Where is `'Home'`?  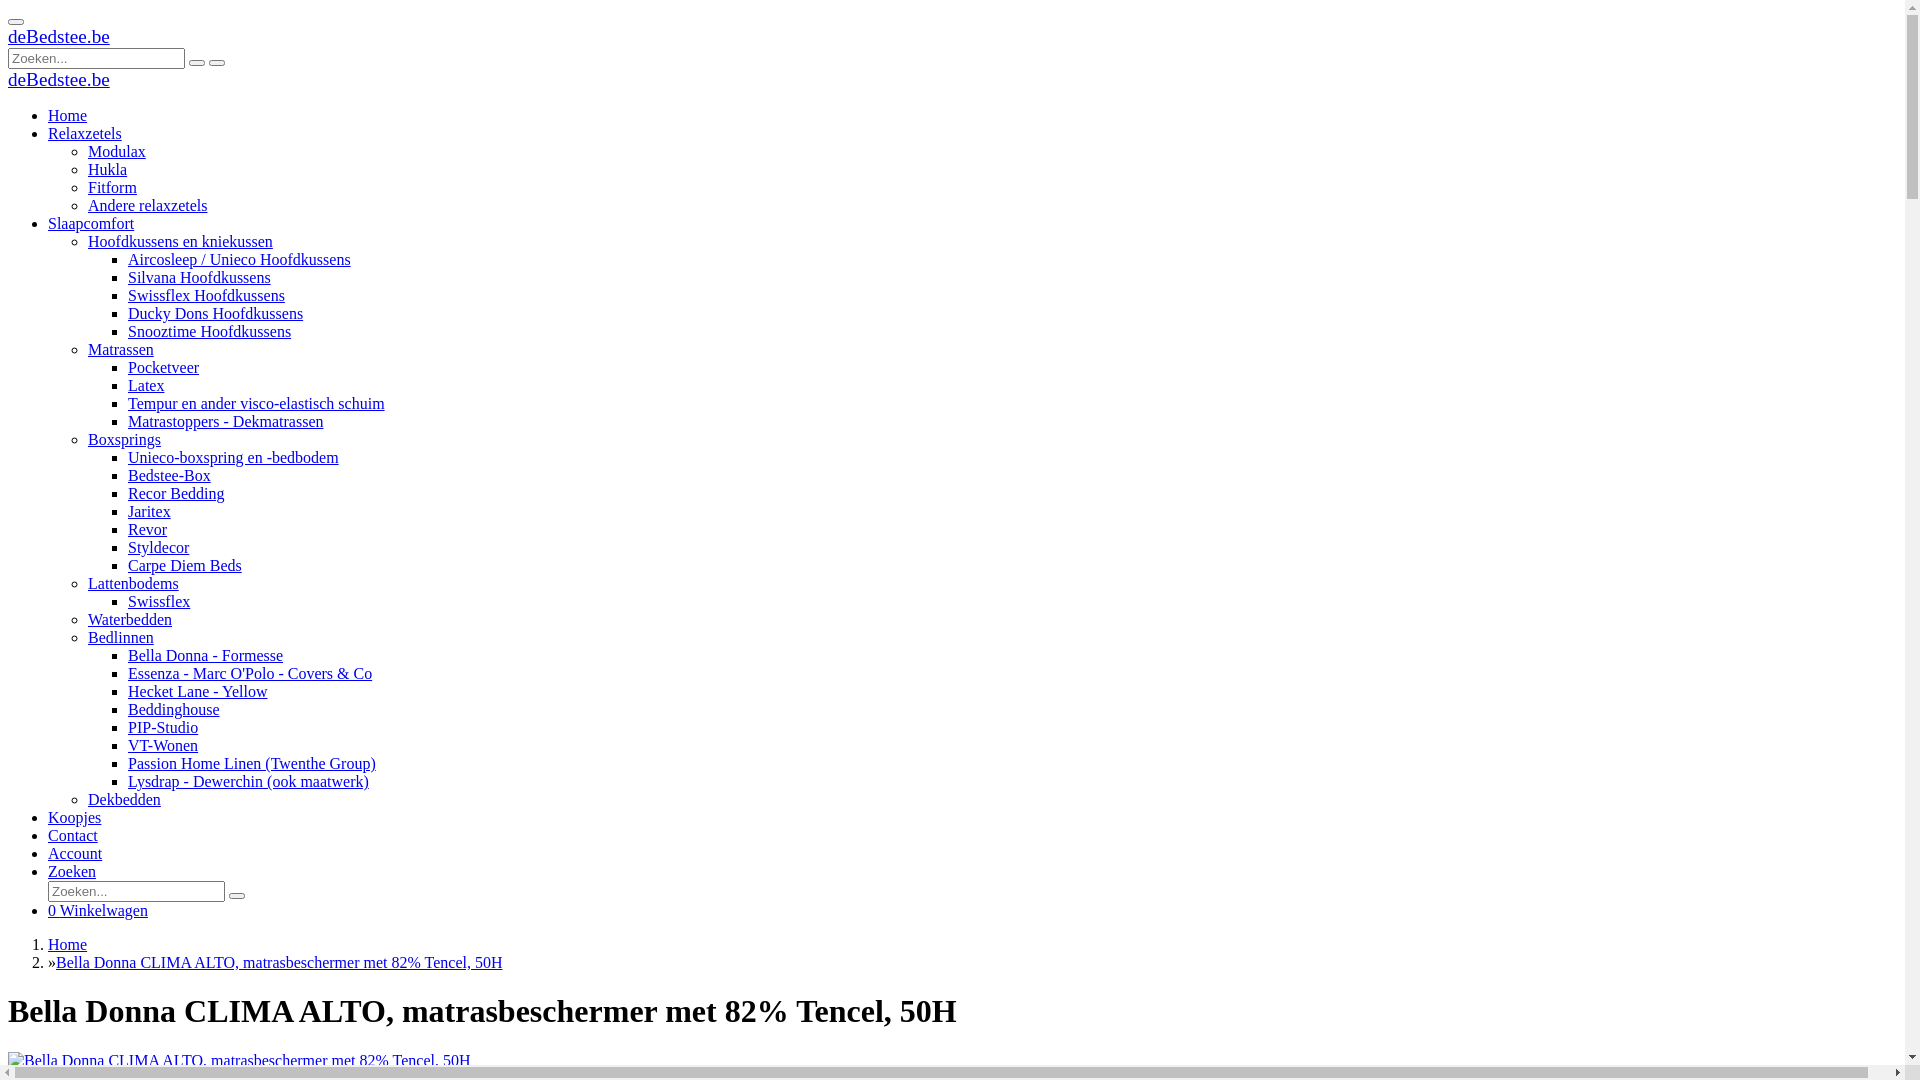
'Home' is located at coordinates (48, 944).